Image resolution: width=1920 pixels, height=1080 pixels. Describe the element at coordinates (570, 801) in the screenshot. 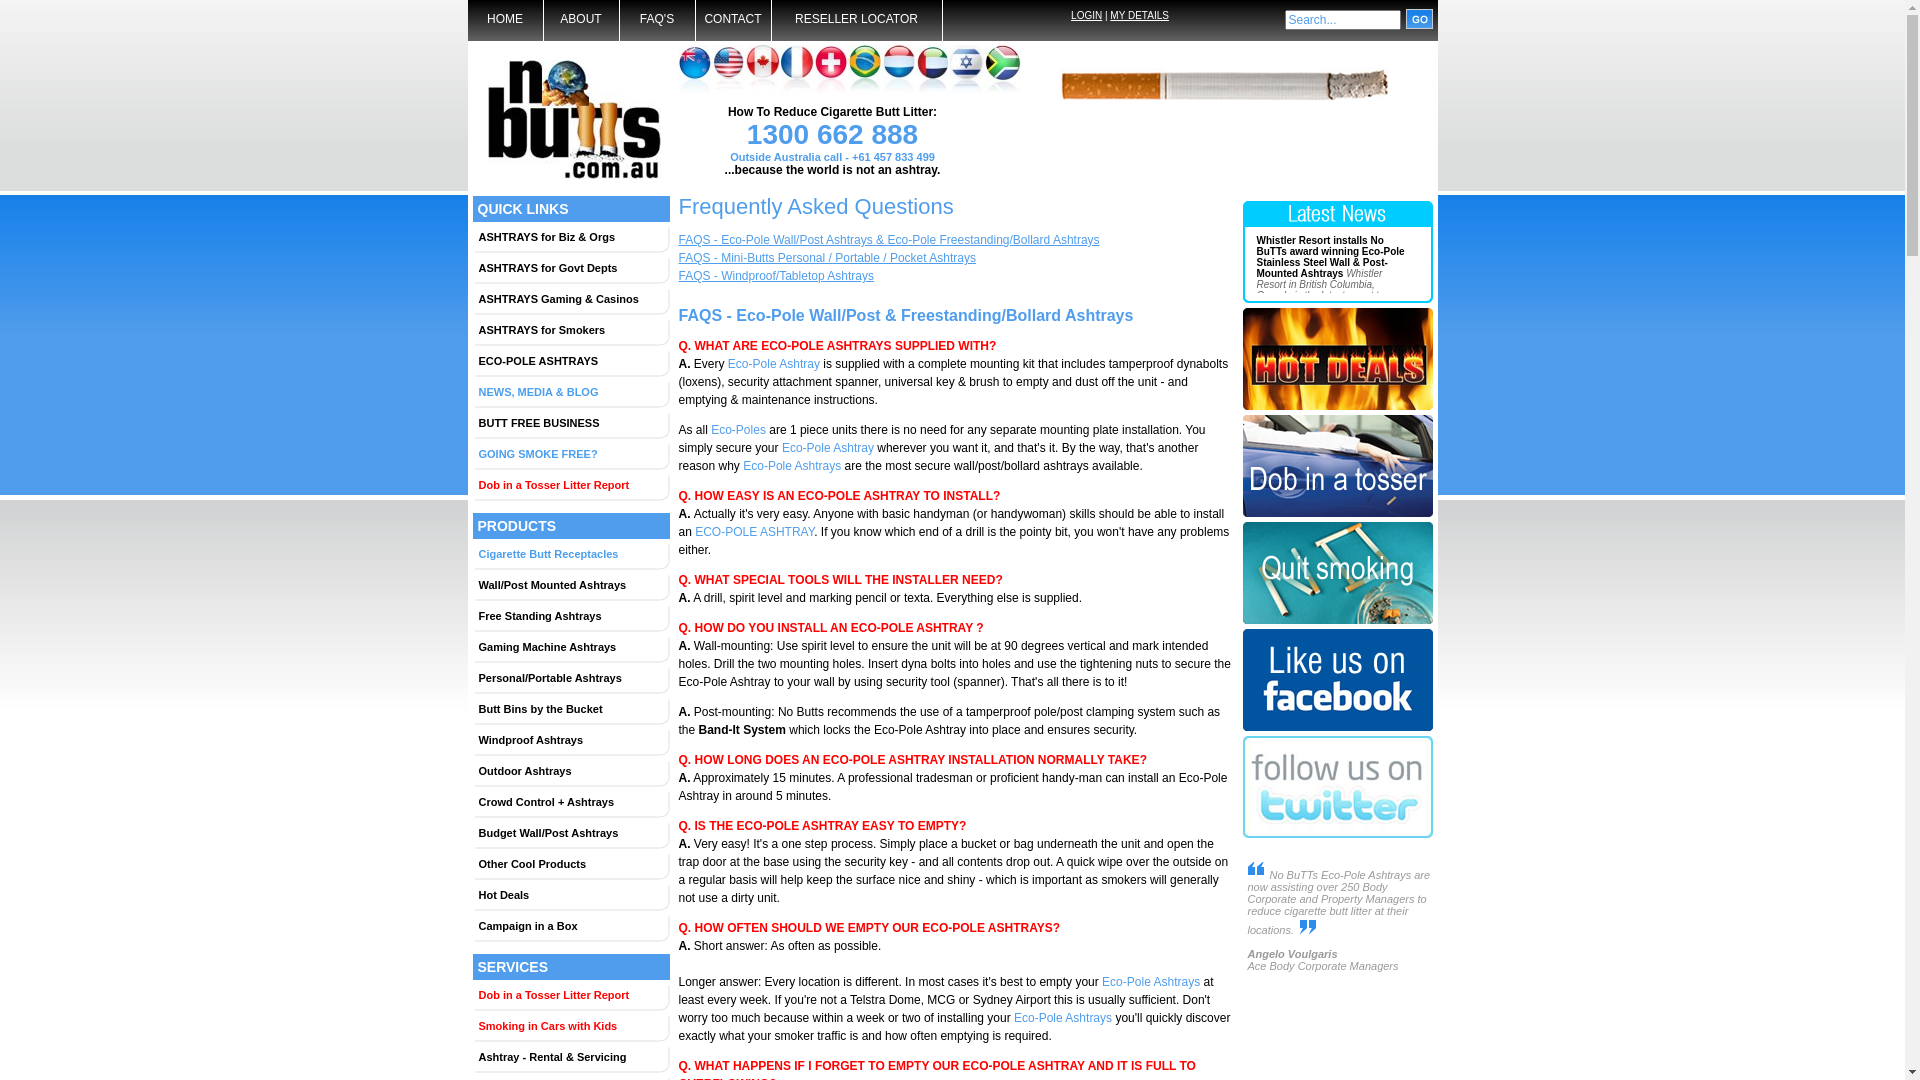

I see `'Crowd Control + Ashtrays'` at that location.